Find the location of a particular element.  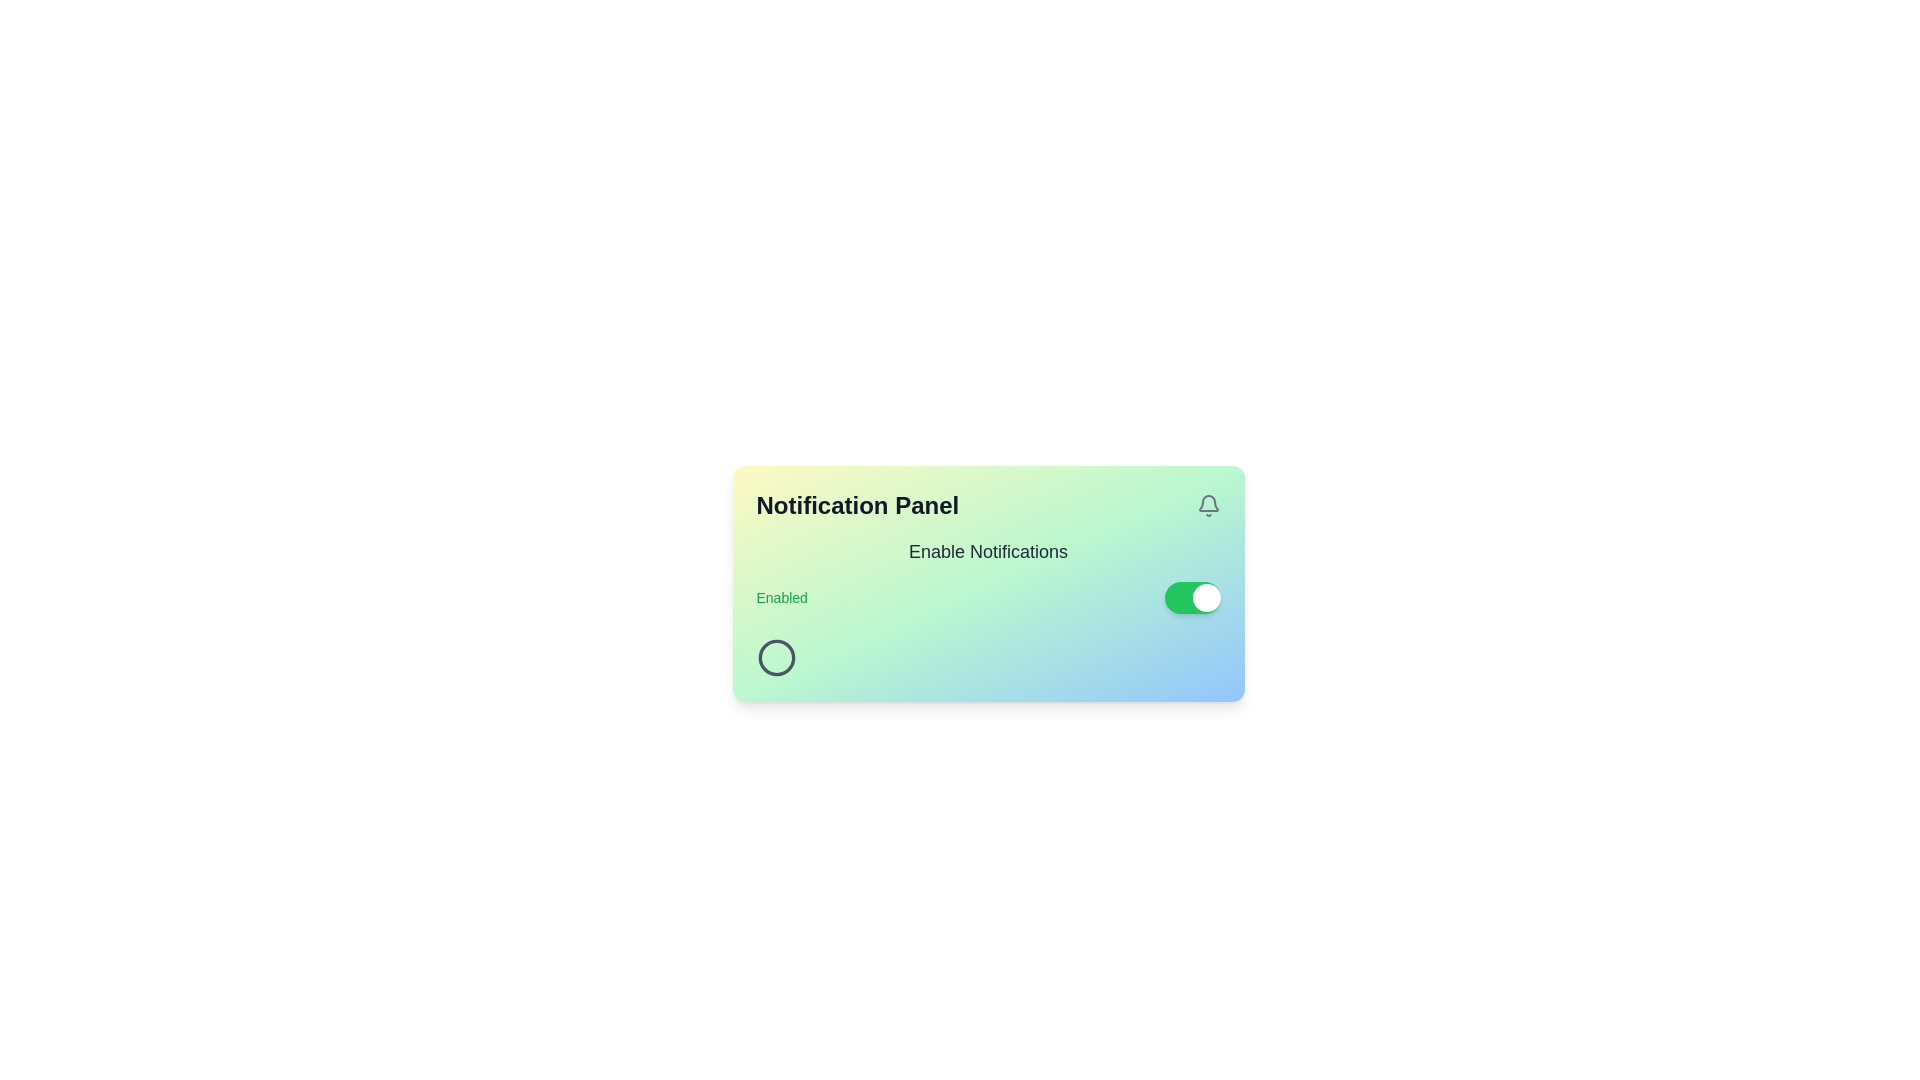

the symbolic marker icon located in the bottom-left section of the 'Notification Panel' card, near the text 'Enabled' is located at coordinates (775, 658).